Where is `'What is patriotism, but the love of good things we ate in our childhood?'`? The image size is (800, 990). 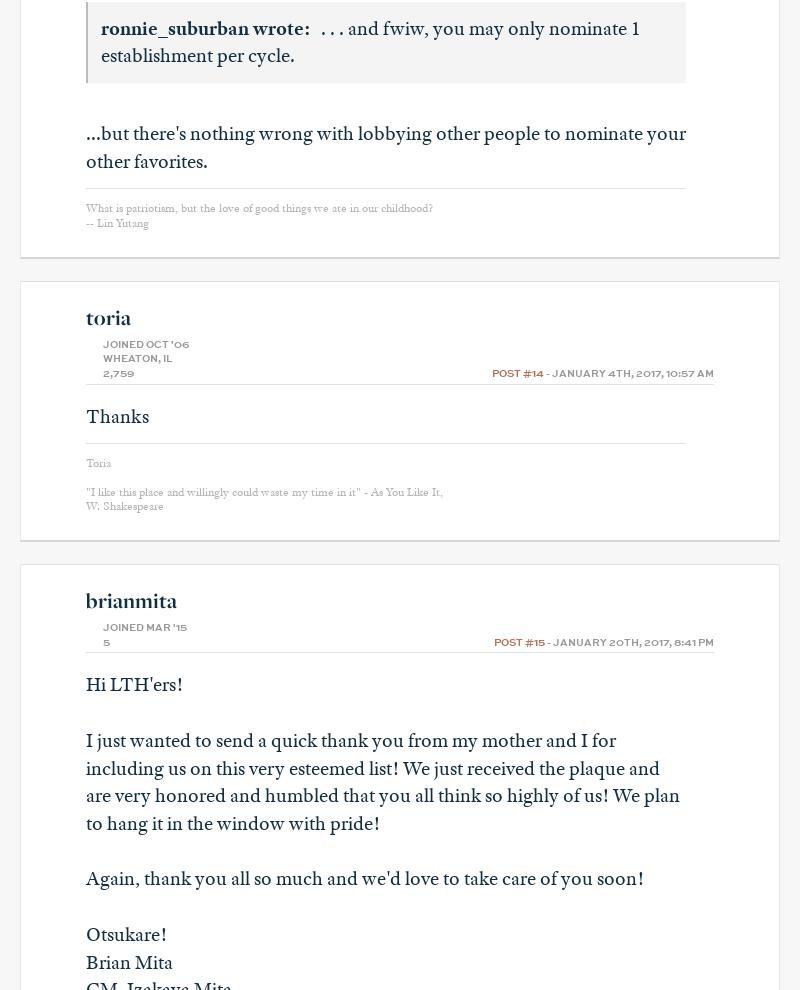
'What is patriotism, but the love of good things we ate in our childhood?' is located at coordinates (258, 207).